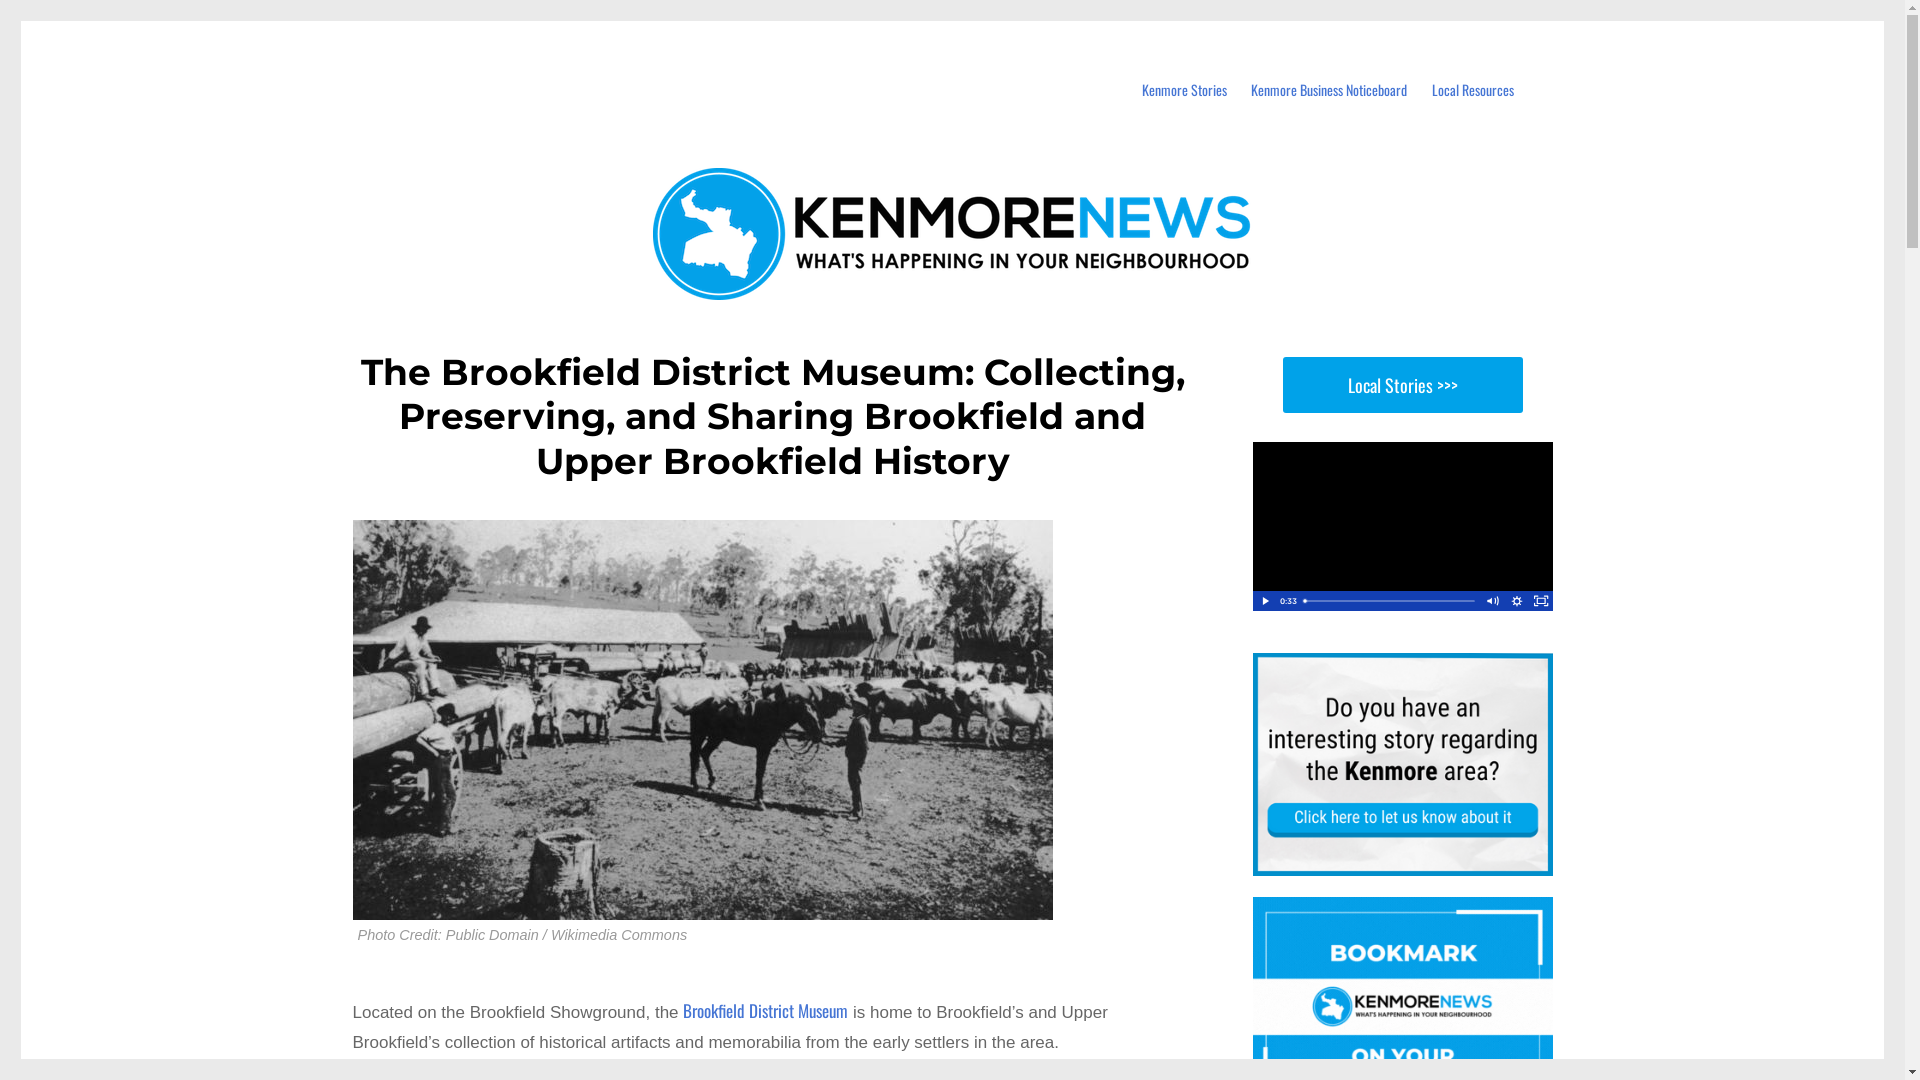  Describe the element at coordinates (1516, 600) in the screenshot. I see `'Show settings menu'` at that location.